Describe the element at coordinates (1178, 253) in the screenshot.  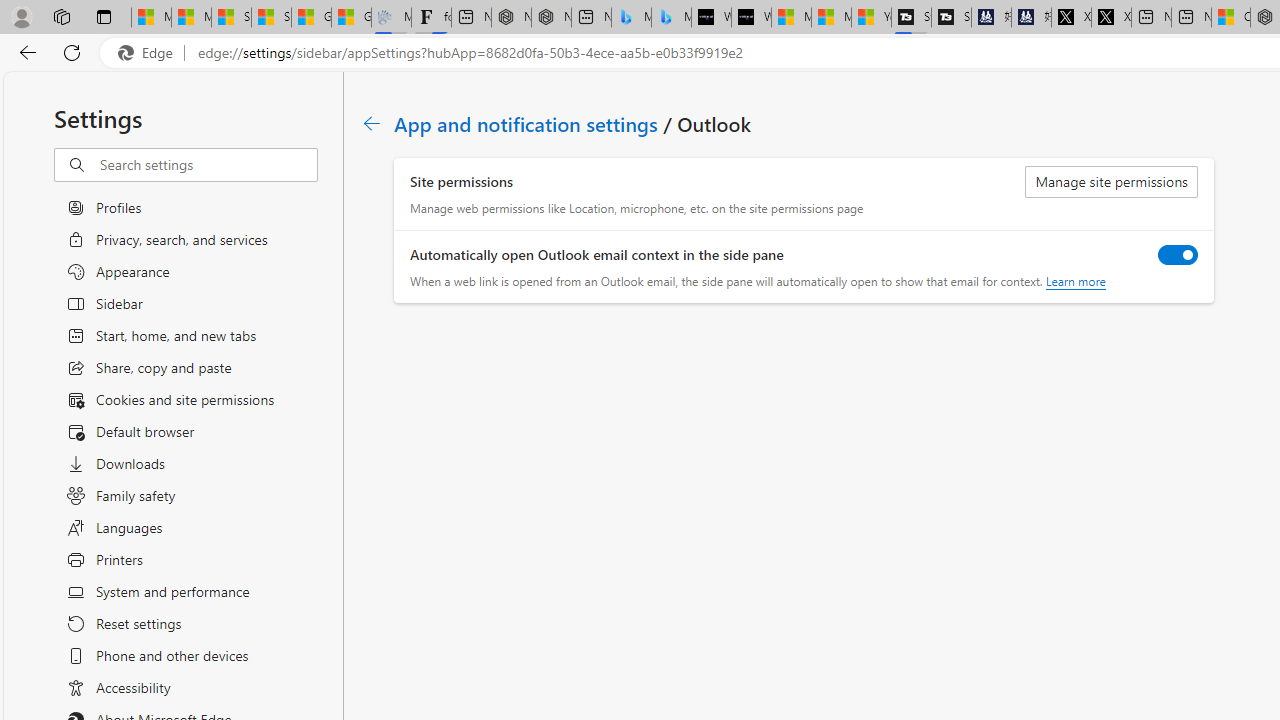
I see `'Automatically open Outlook email context in the side pane'` at that location.